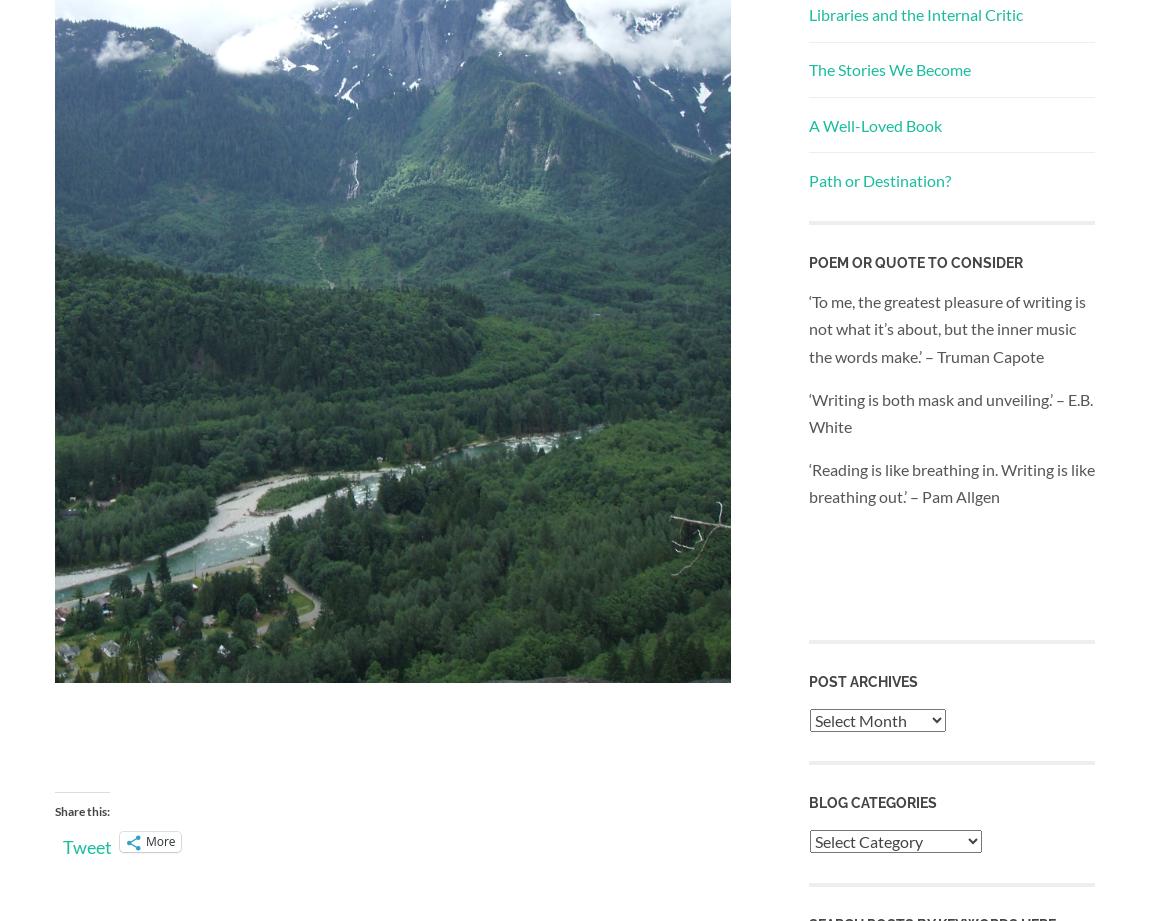  I want to click on '‘Writing is both mask and unveiling.’ – E.B. White', so click(951, 411).